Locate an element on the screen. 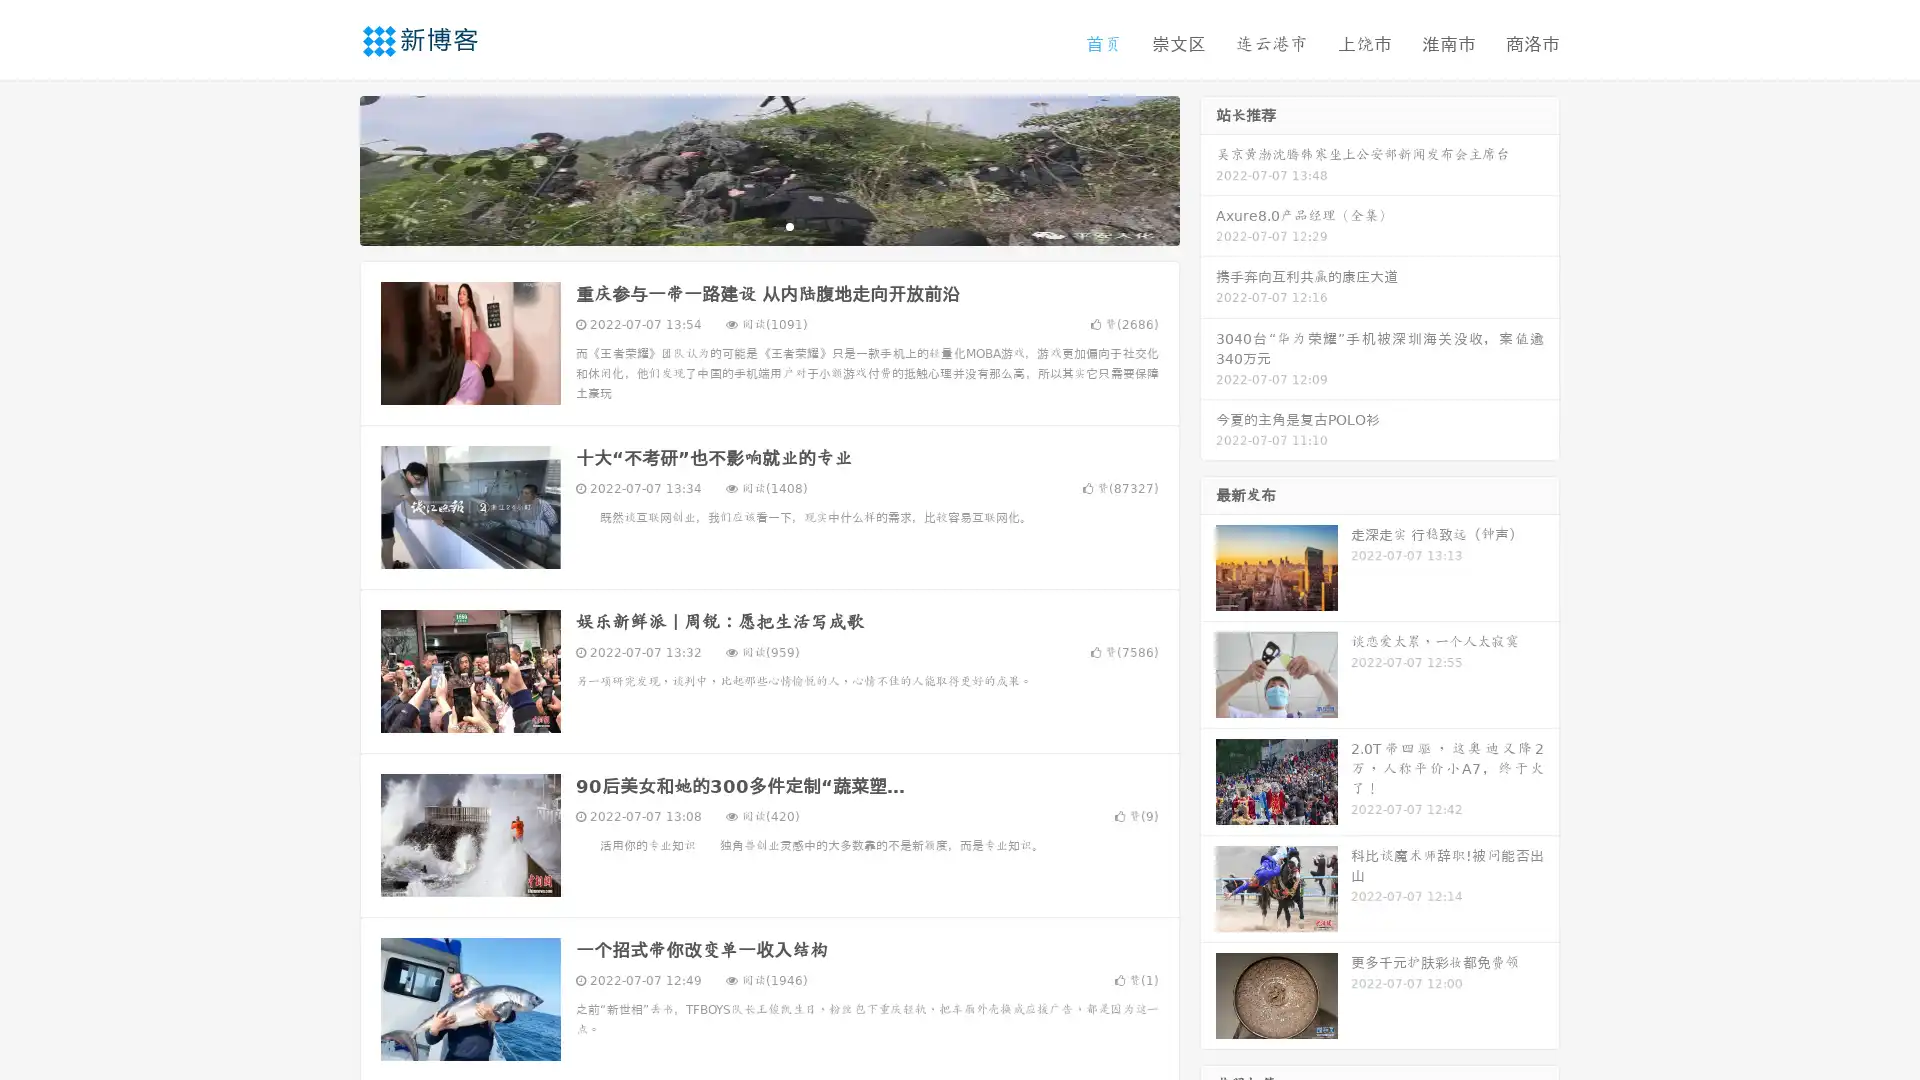 The image size is (1920, 1080). Go to slide 1 is located at coordinates (748, 225).